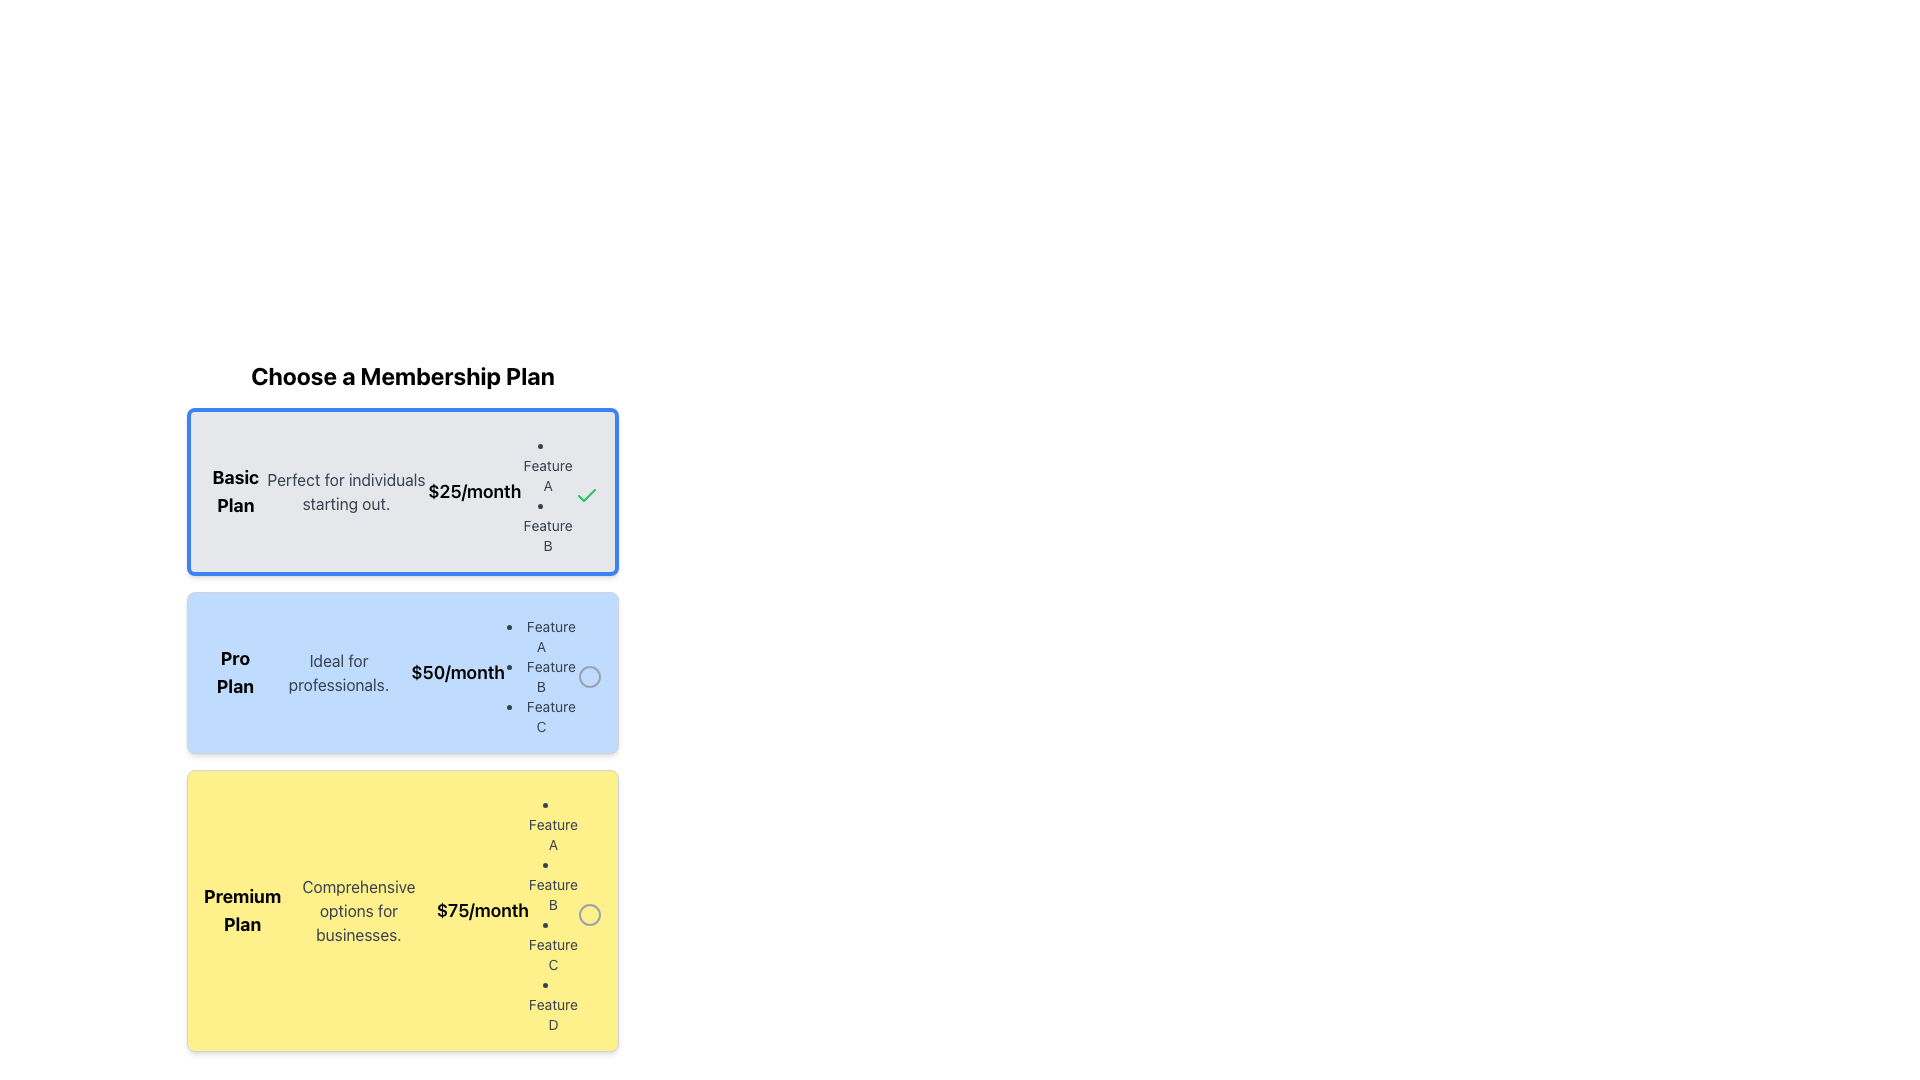  I want to click on the bulleted list containing 'Feature A', 'Feature B', 'Feature C', and 'Feature D' on the yellow background within the 'Premium Plan' card, so click(553, 910).